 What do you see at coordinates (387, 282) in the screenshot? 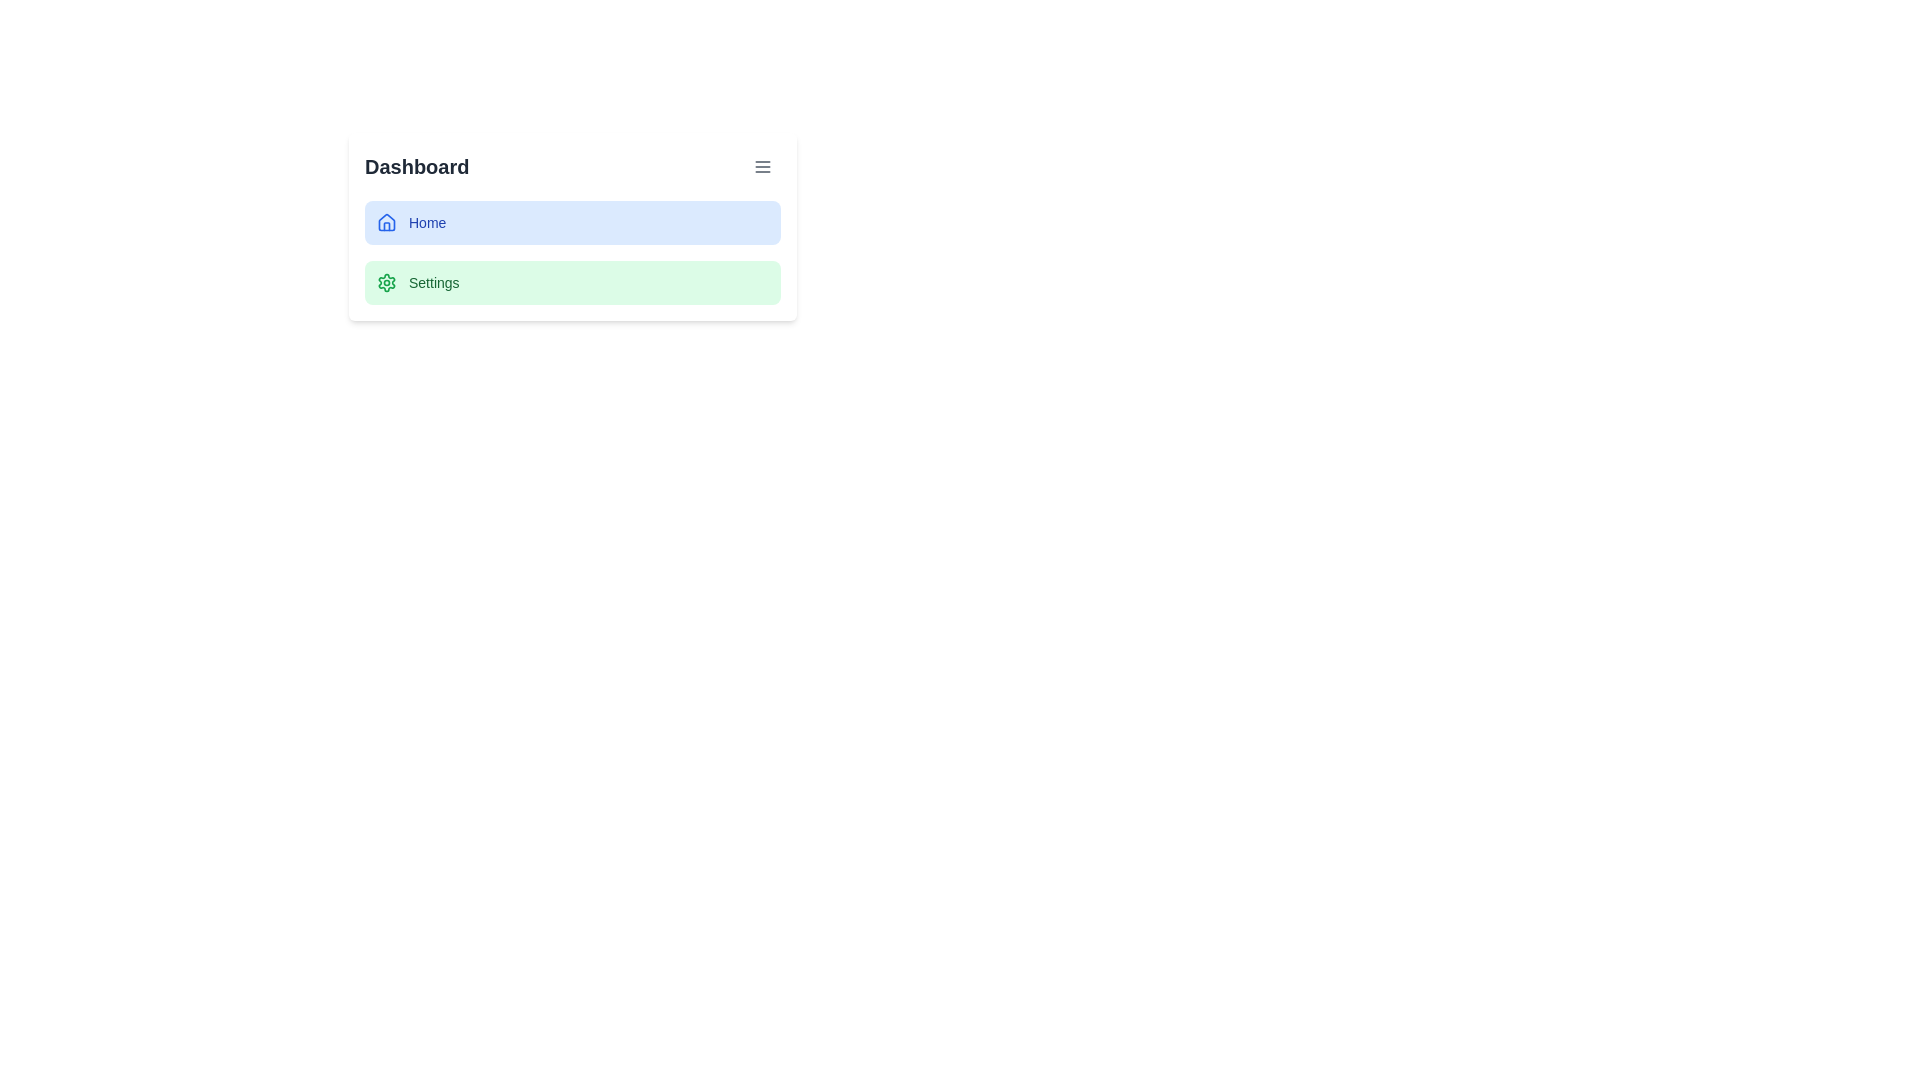
I see `the Settings icon located in the green-highlighted section of the menu, adjacent to the 'Settings' text label` at bounding box center [387, 282].